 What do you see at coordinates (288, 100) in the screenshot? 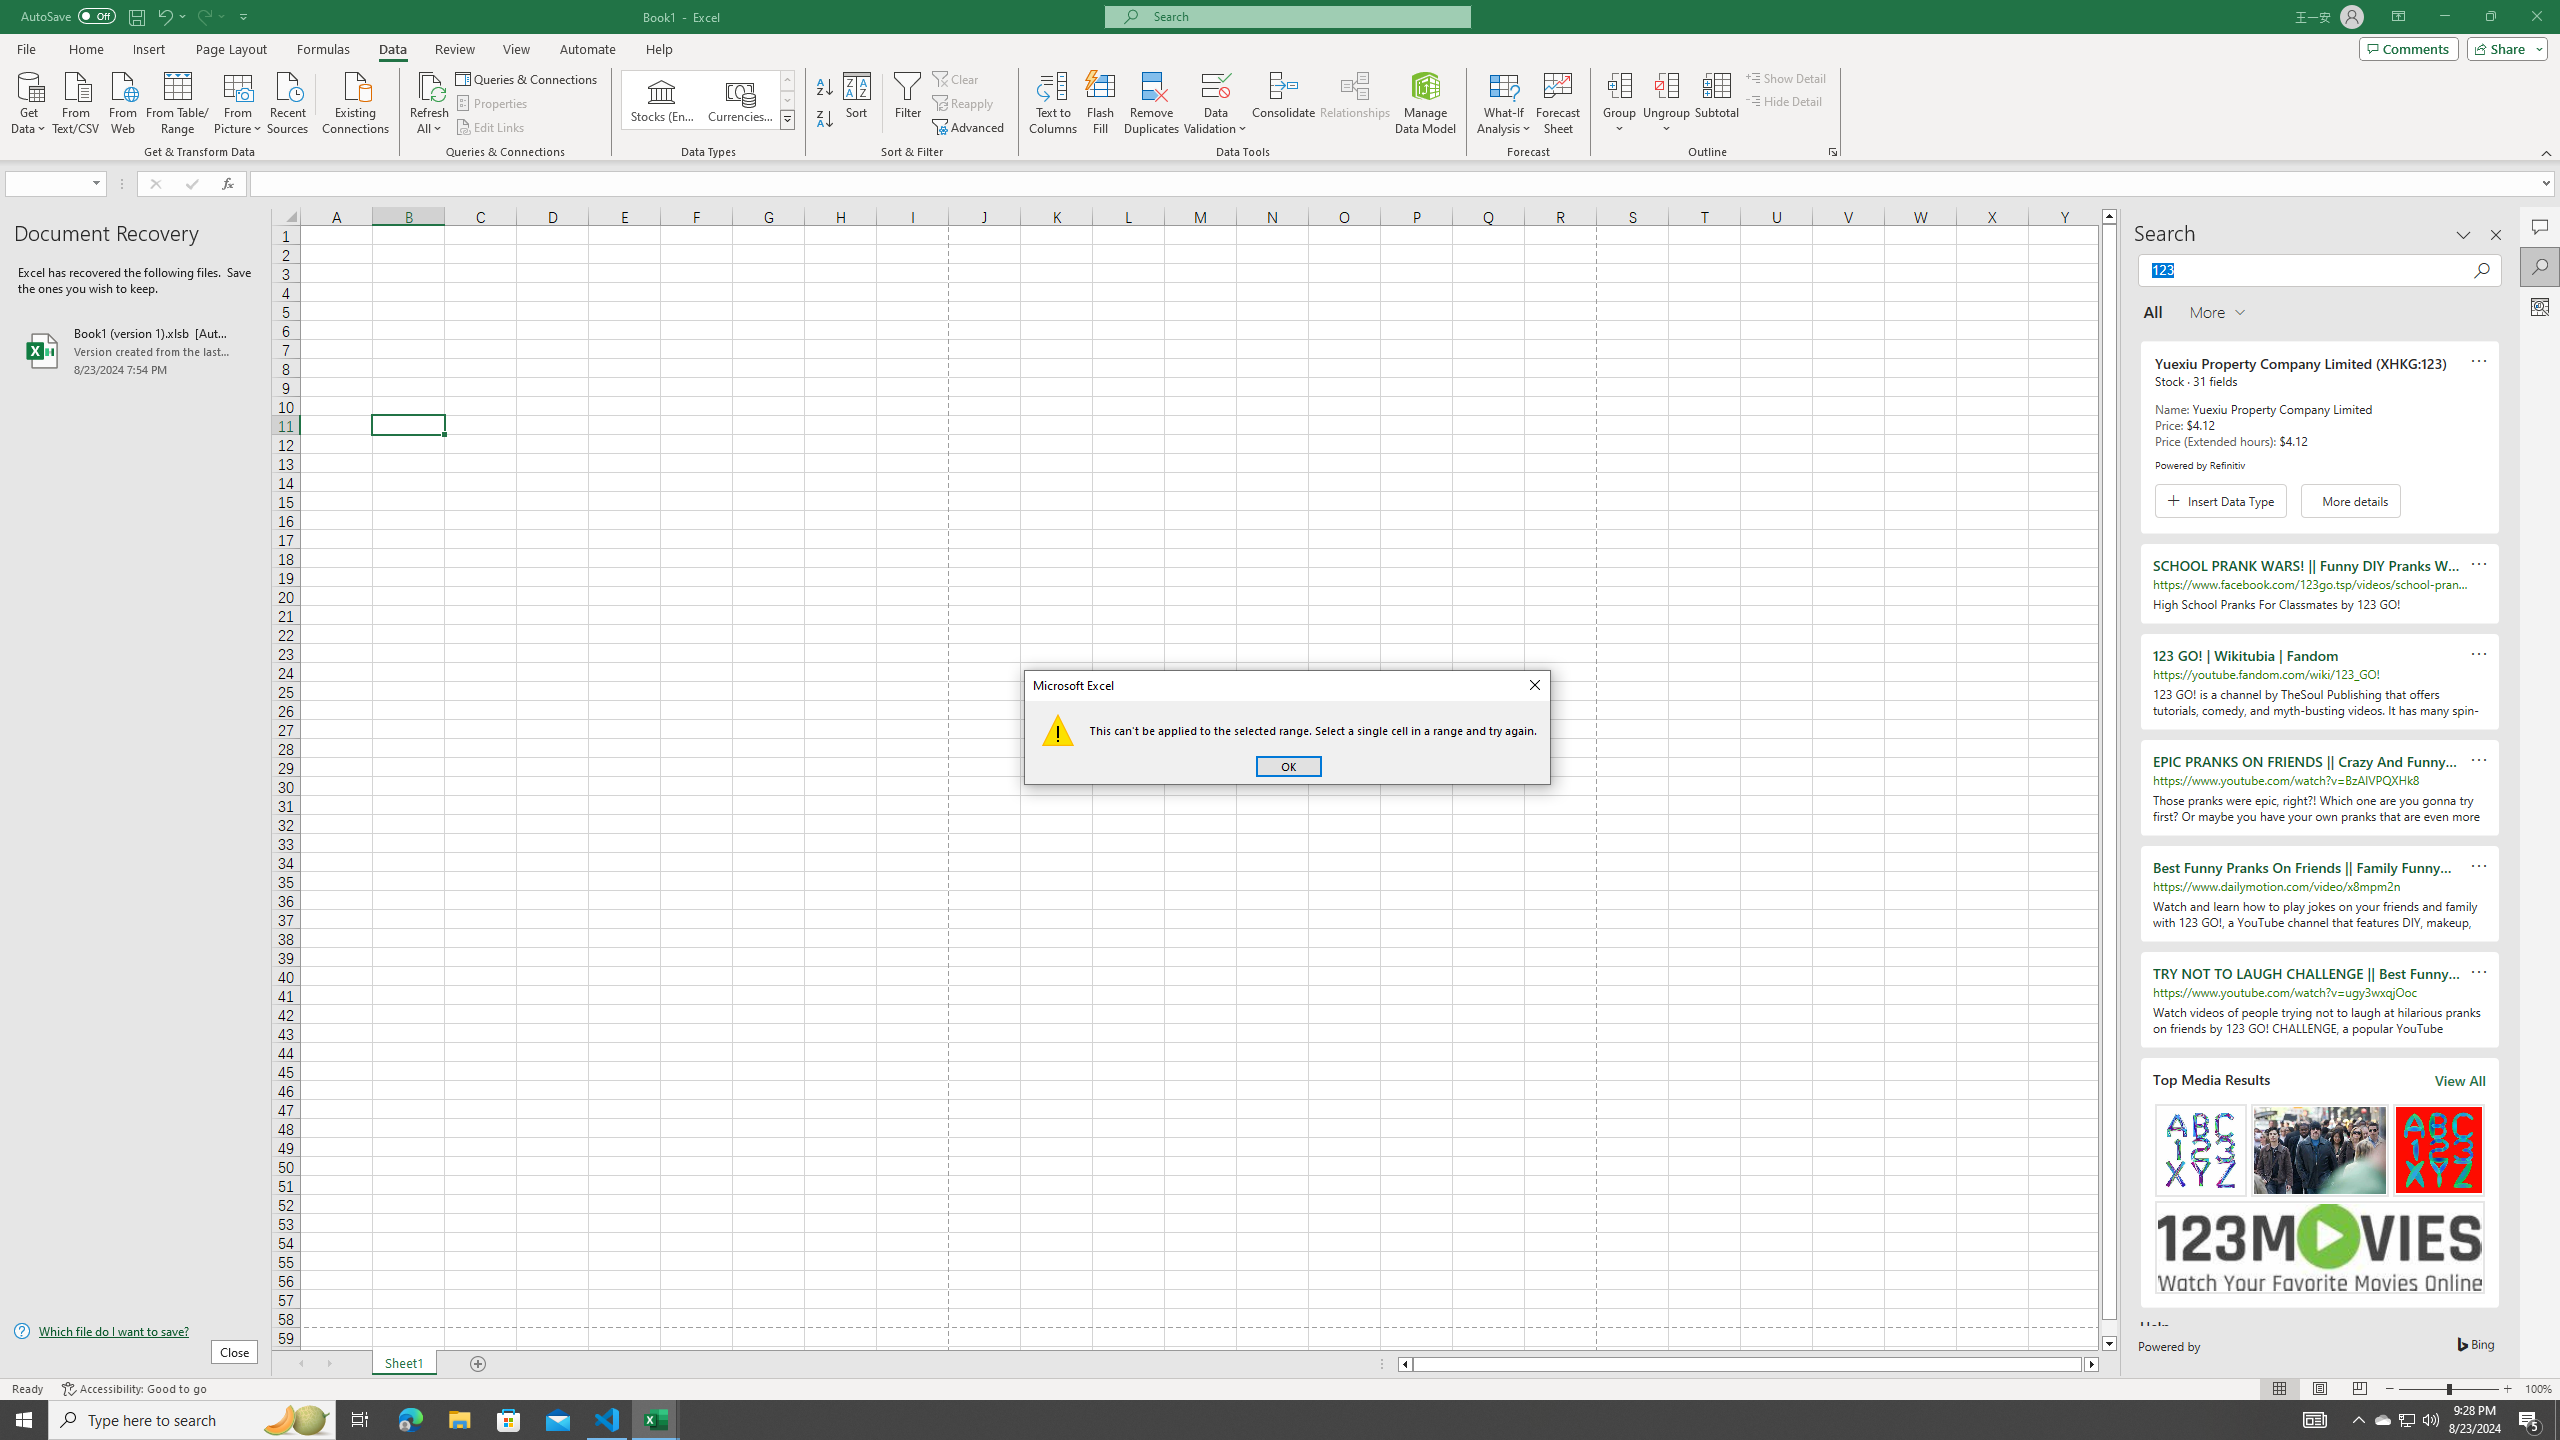
I see `'Recent Sources'` at bounding box center [288, 100].